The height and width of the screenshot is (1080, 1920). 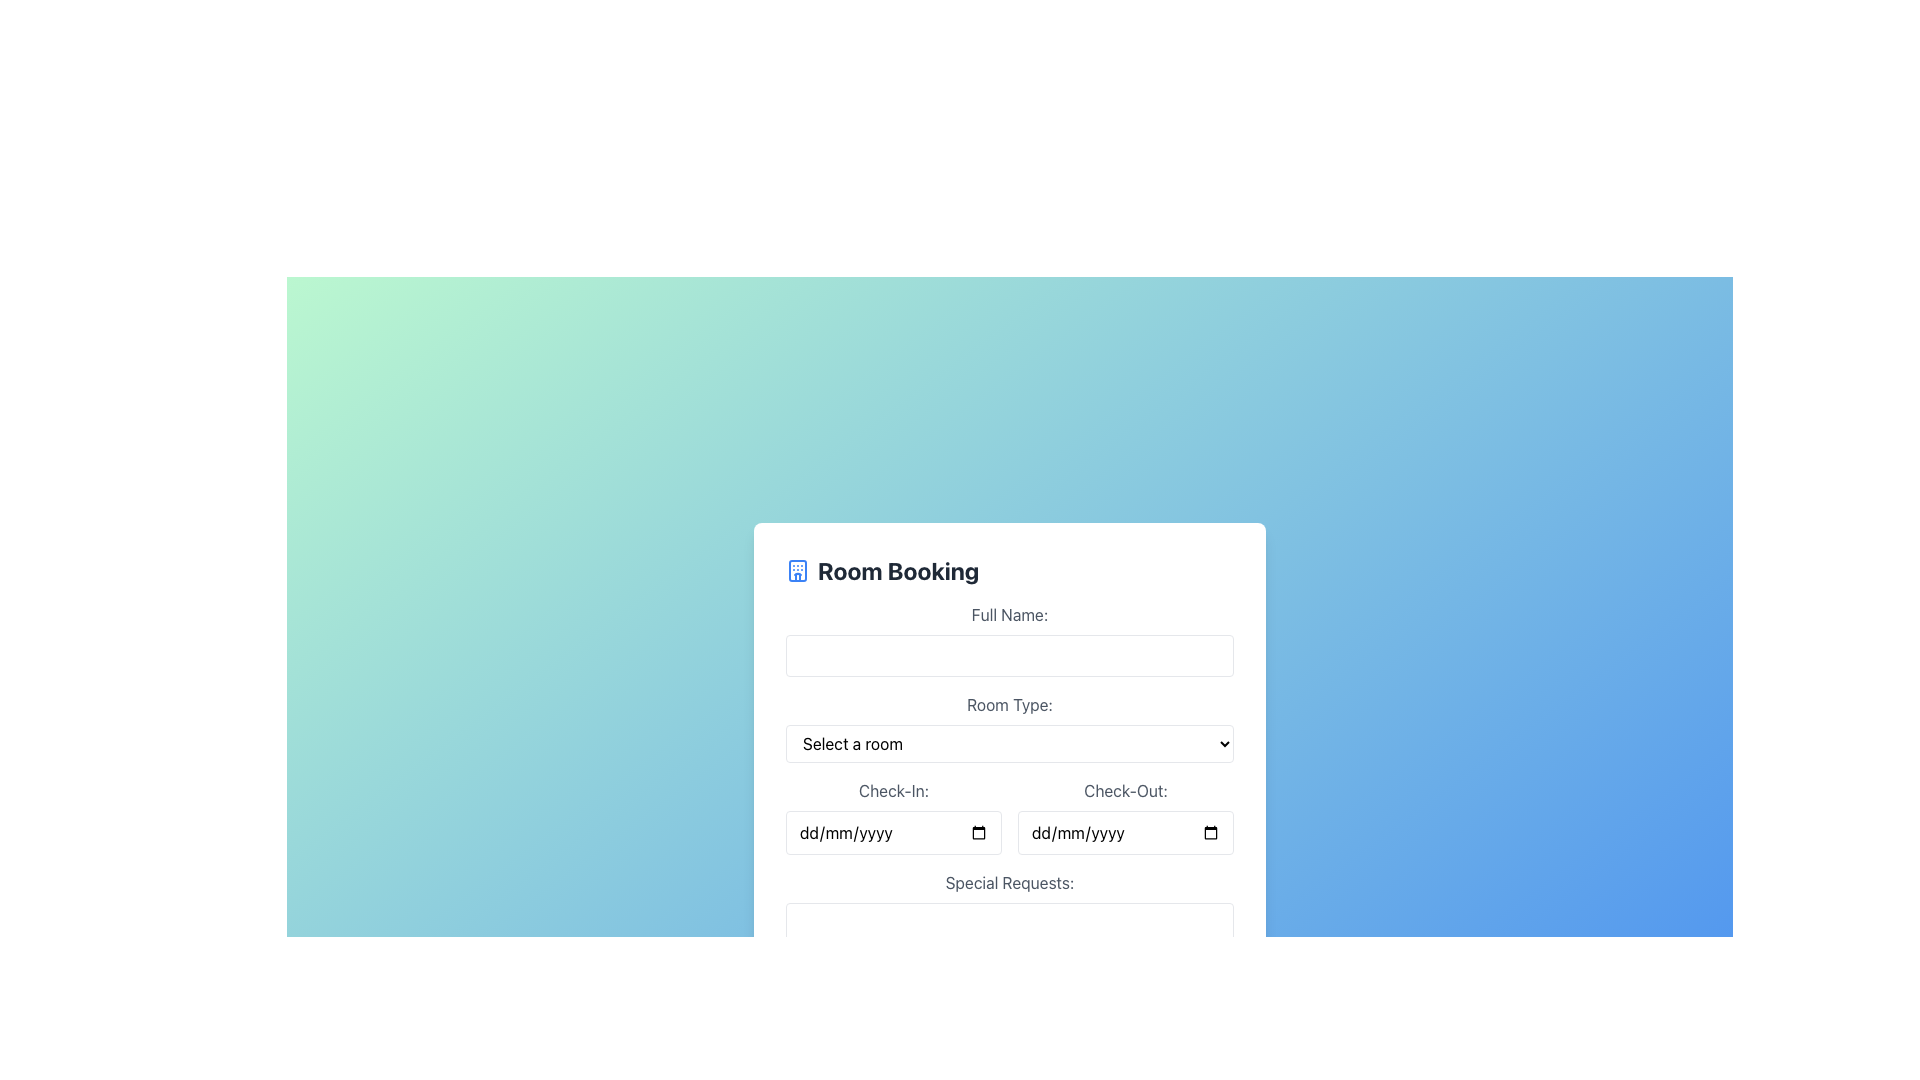 What do you see at coordinates (1126, 833) in the screenshot?
I see `the 'Check-Out:' date input field, which has rounded corners and a placeholder of 'dd/mm/yyyy'` at bounding box center [1126, 833].